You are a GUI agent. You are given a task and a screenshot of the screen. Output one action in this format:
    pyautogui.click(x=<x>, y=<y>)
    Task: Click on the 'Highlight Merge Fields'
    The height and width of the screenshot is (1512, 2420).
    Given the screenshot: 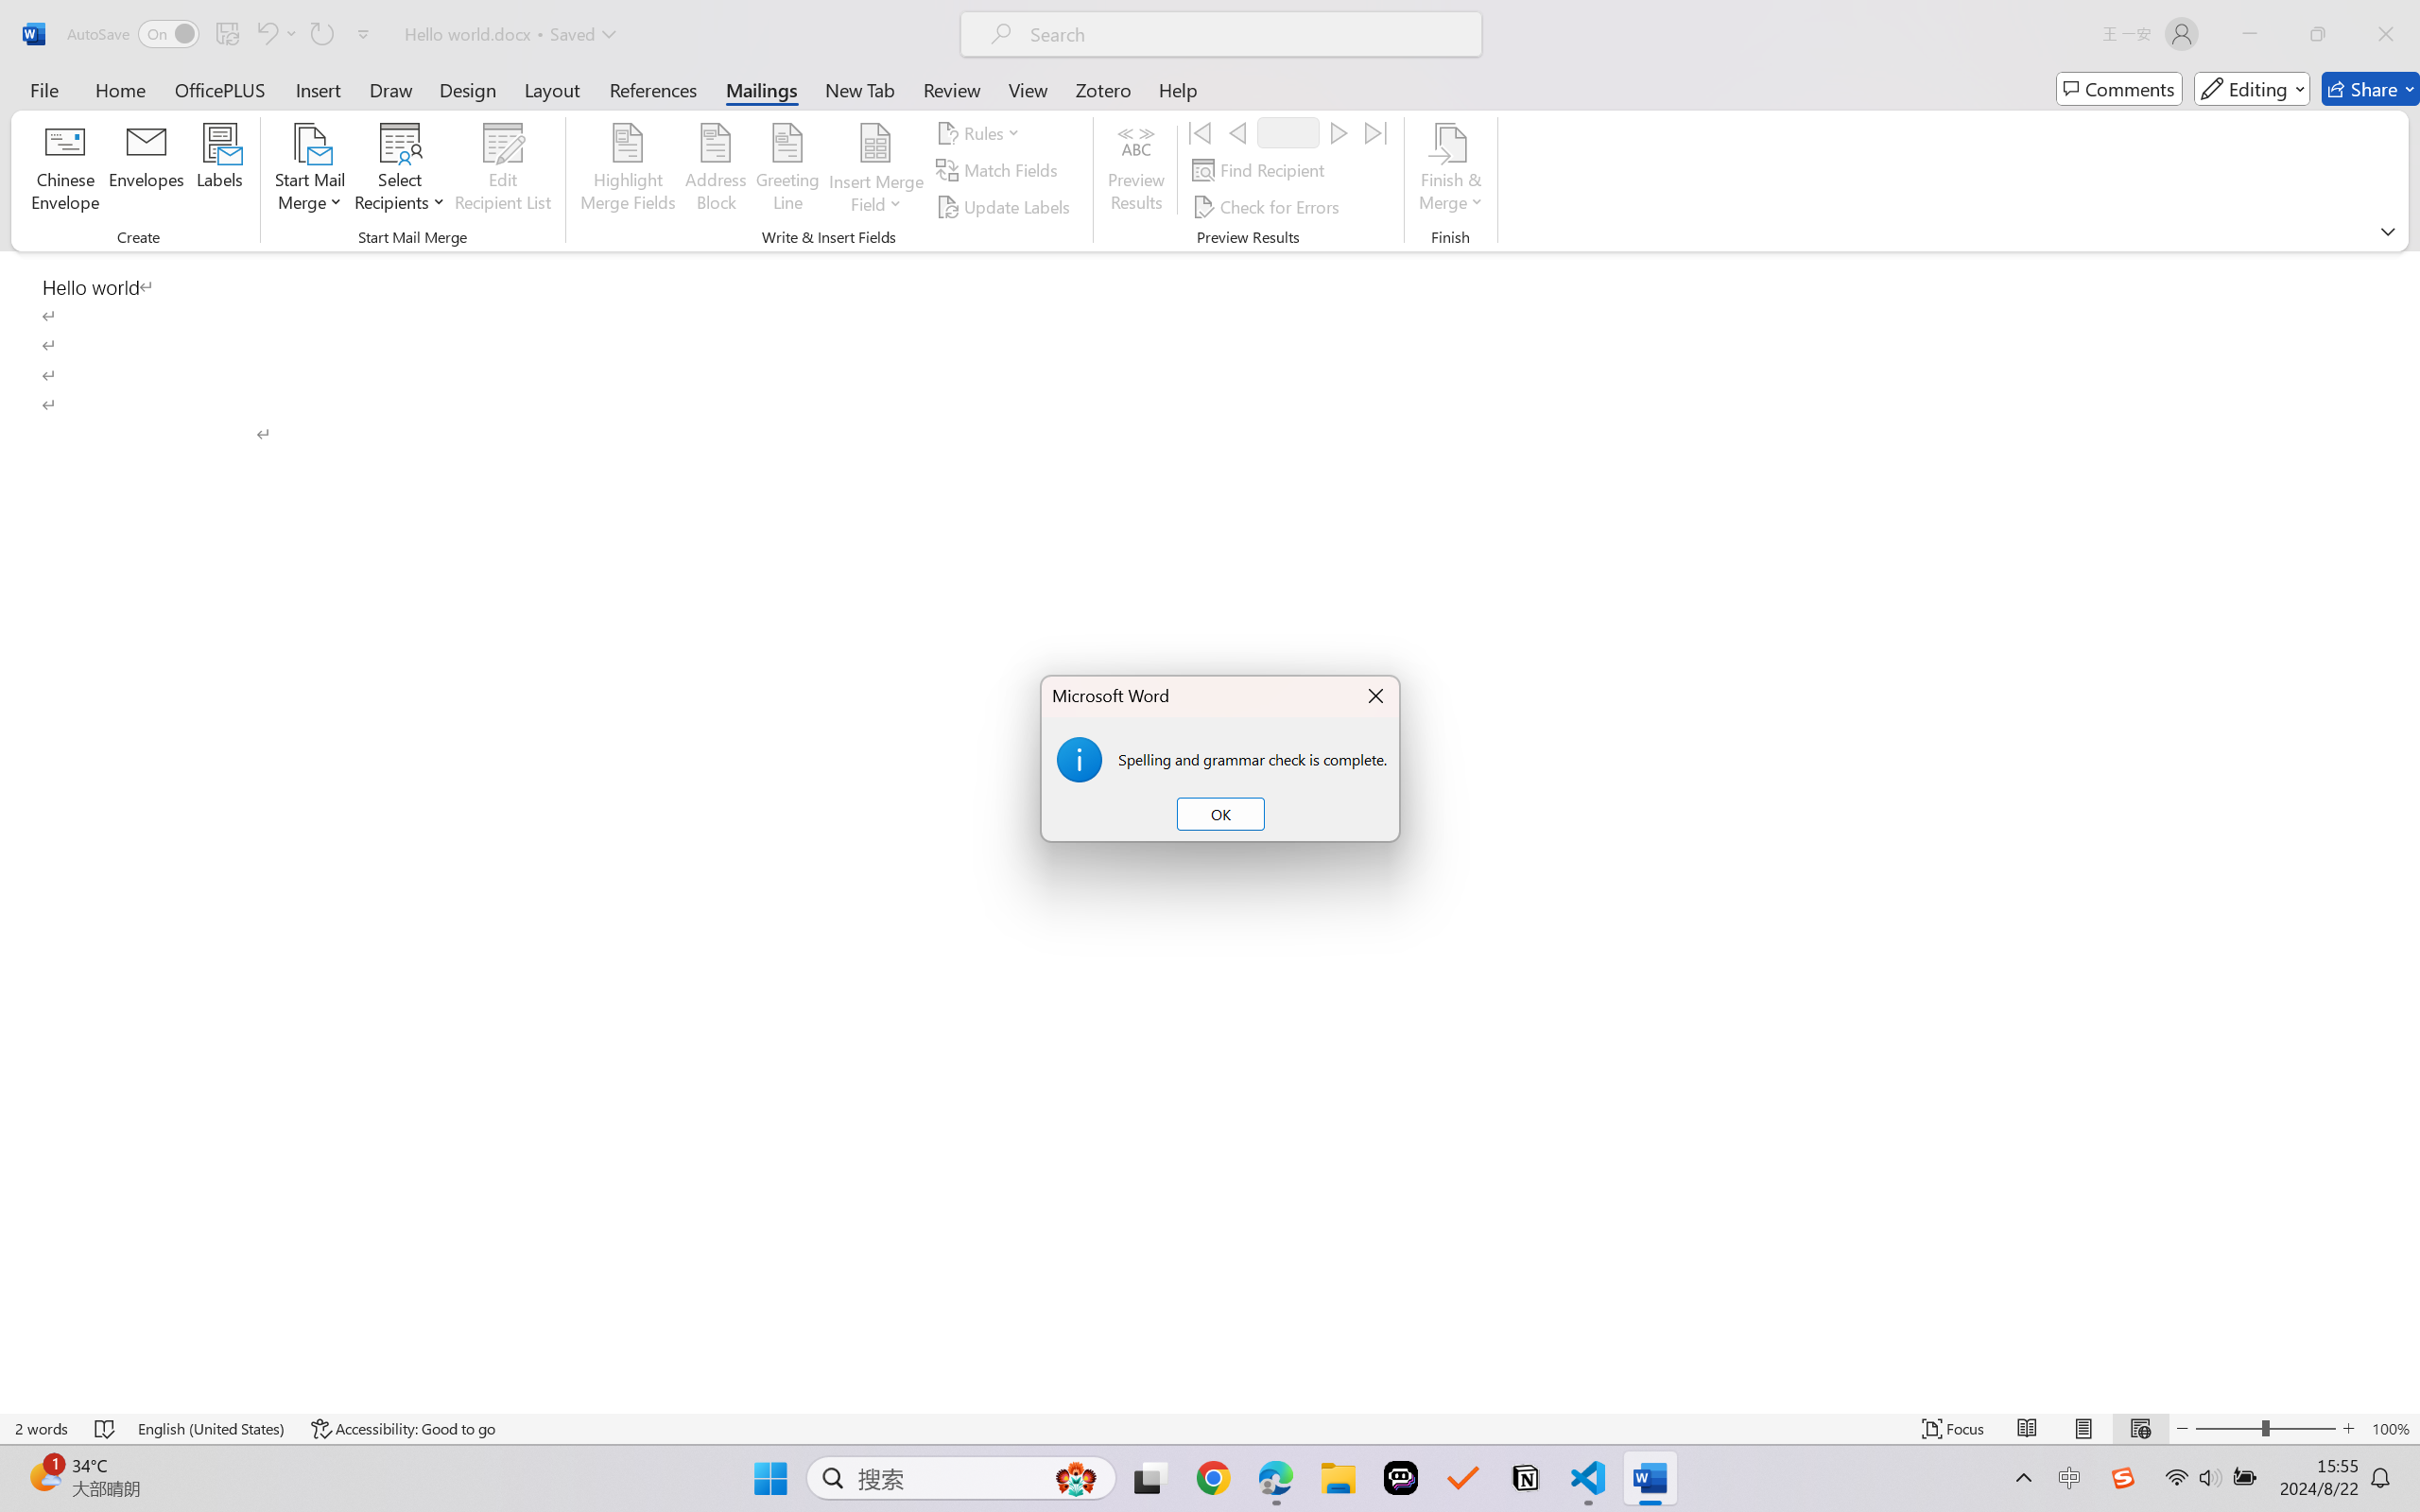 What is the action you would take?
    pyautogui.click(x=628, y=170)
    